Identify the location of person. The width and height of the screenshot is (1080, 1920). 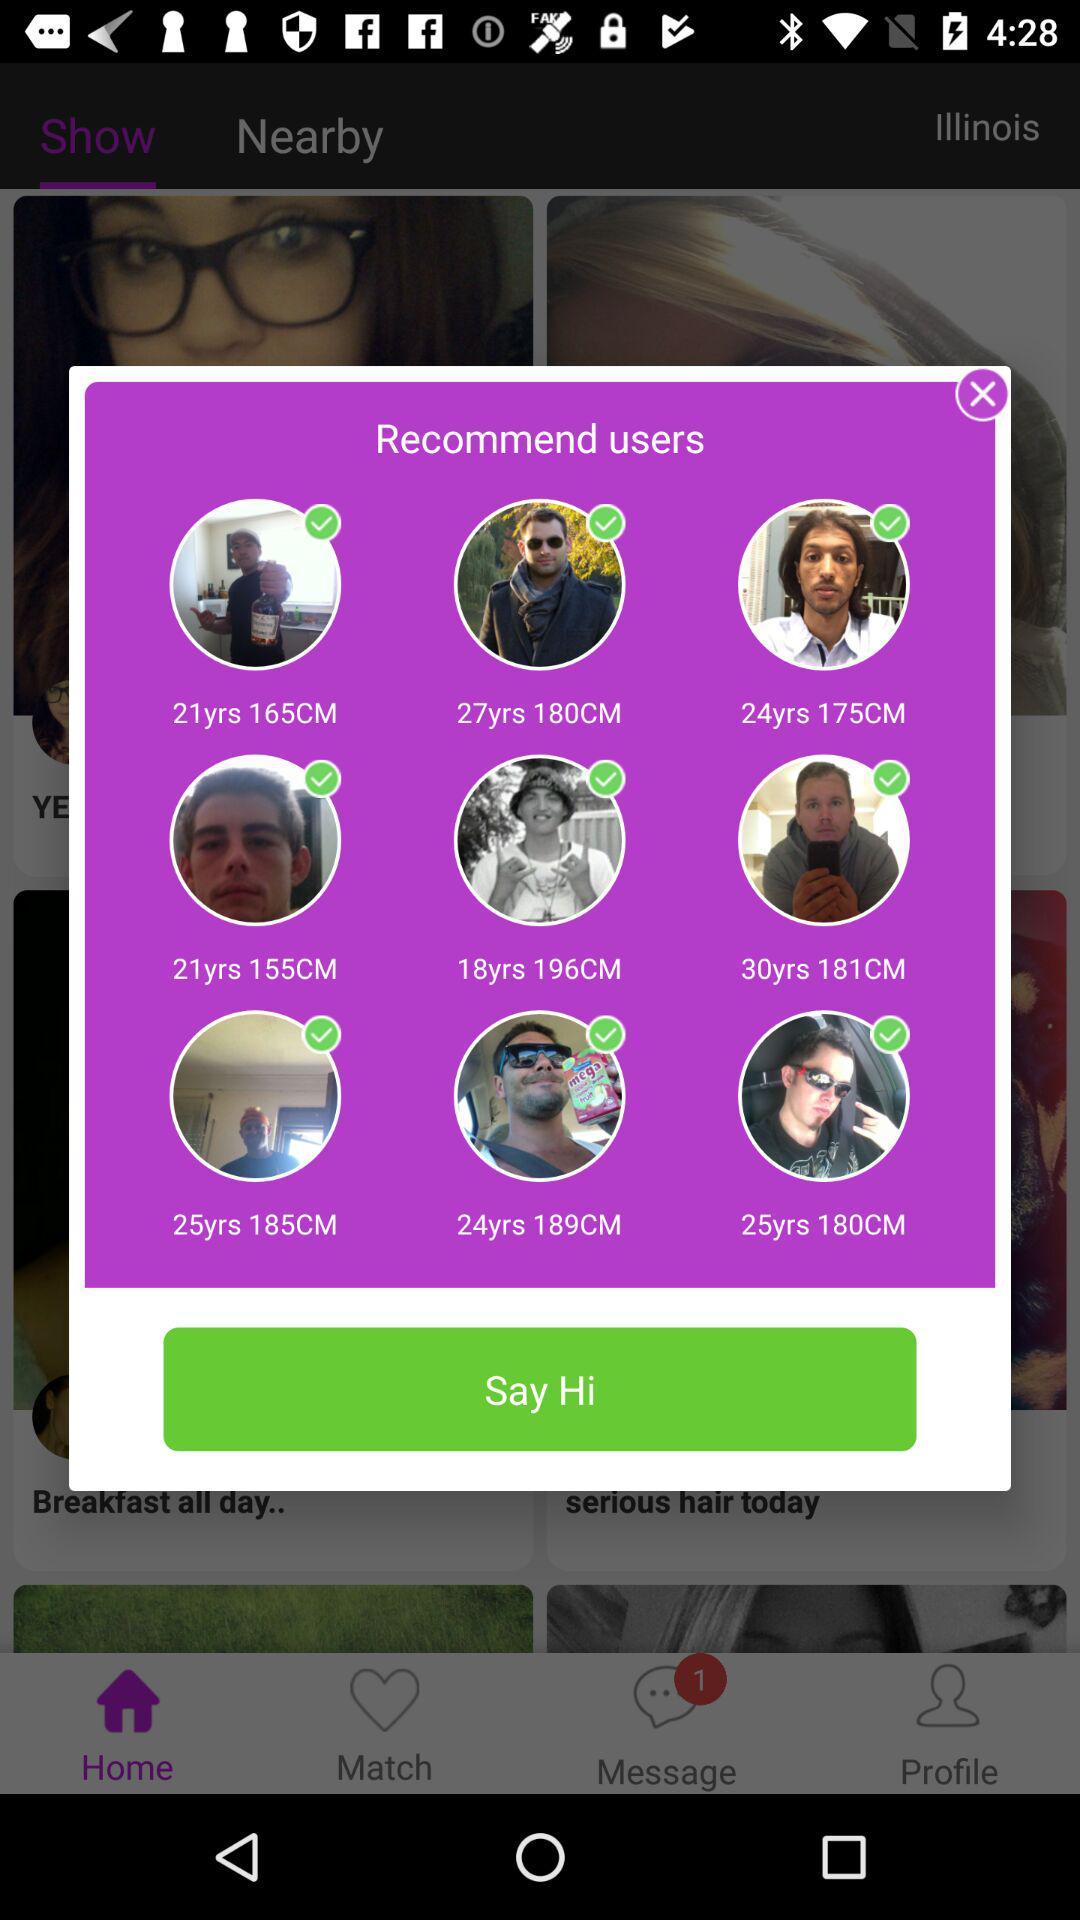
(320, 1035).